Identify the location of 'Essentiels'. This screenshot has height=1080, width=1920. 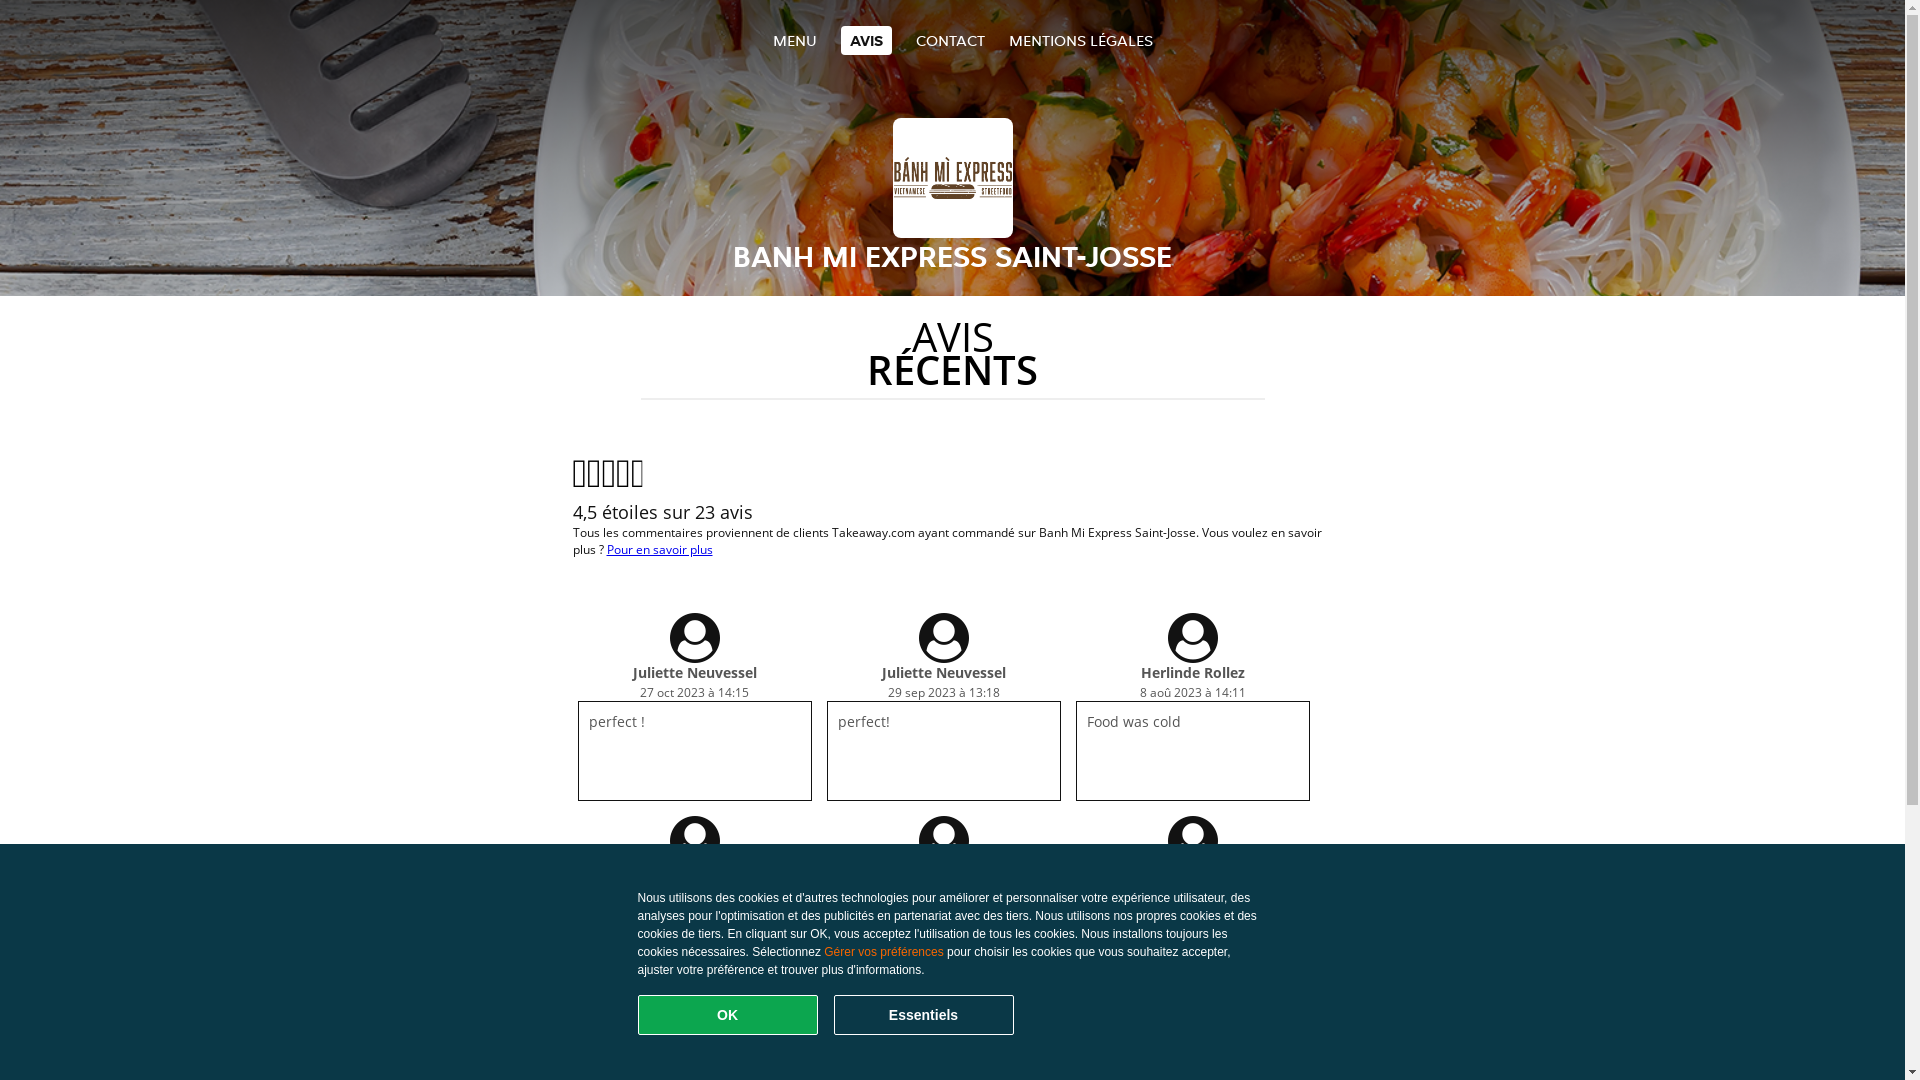
(922, 1014).